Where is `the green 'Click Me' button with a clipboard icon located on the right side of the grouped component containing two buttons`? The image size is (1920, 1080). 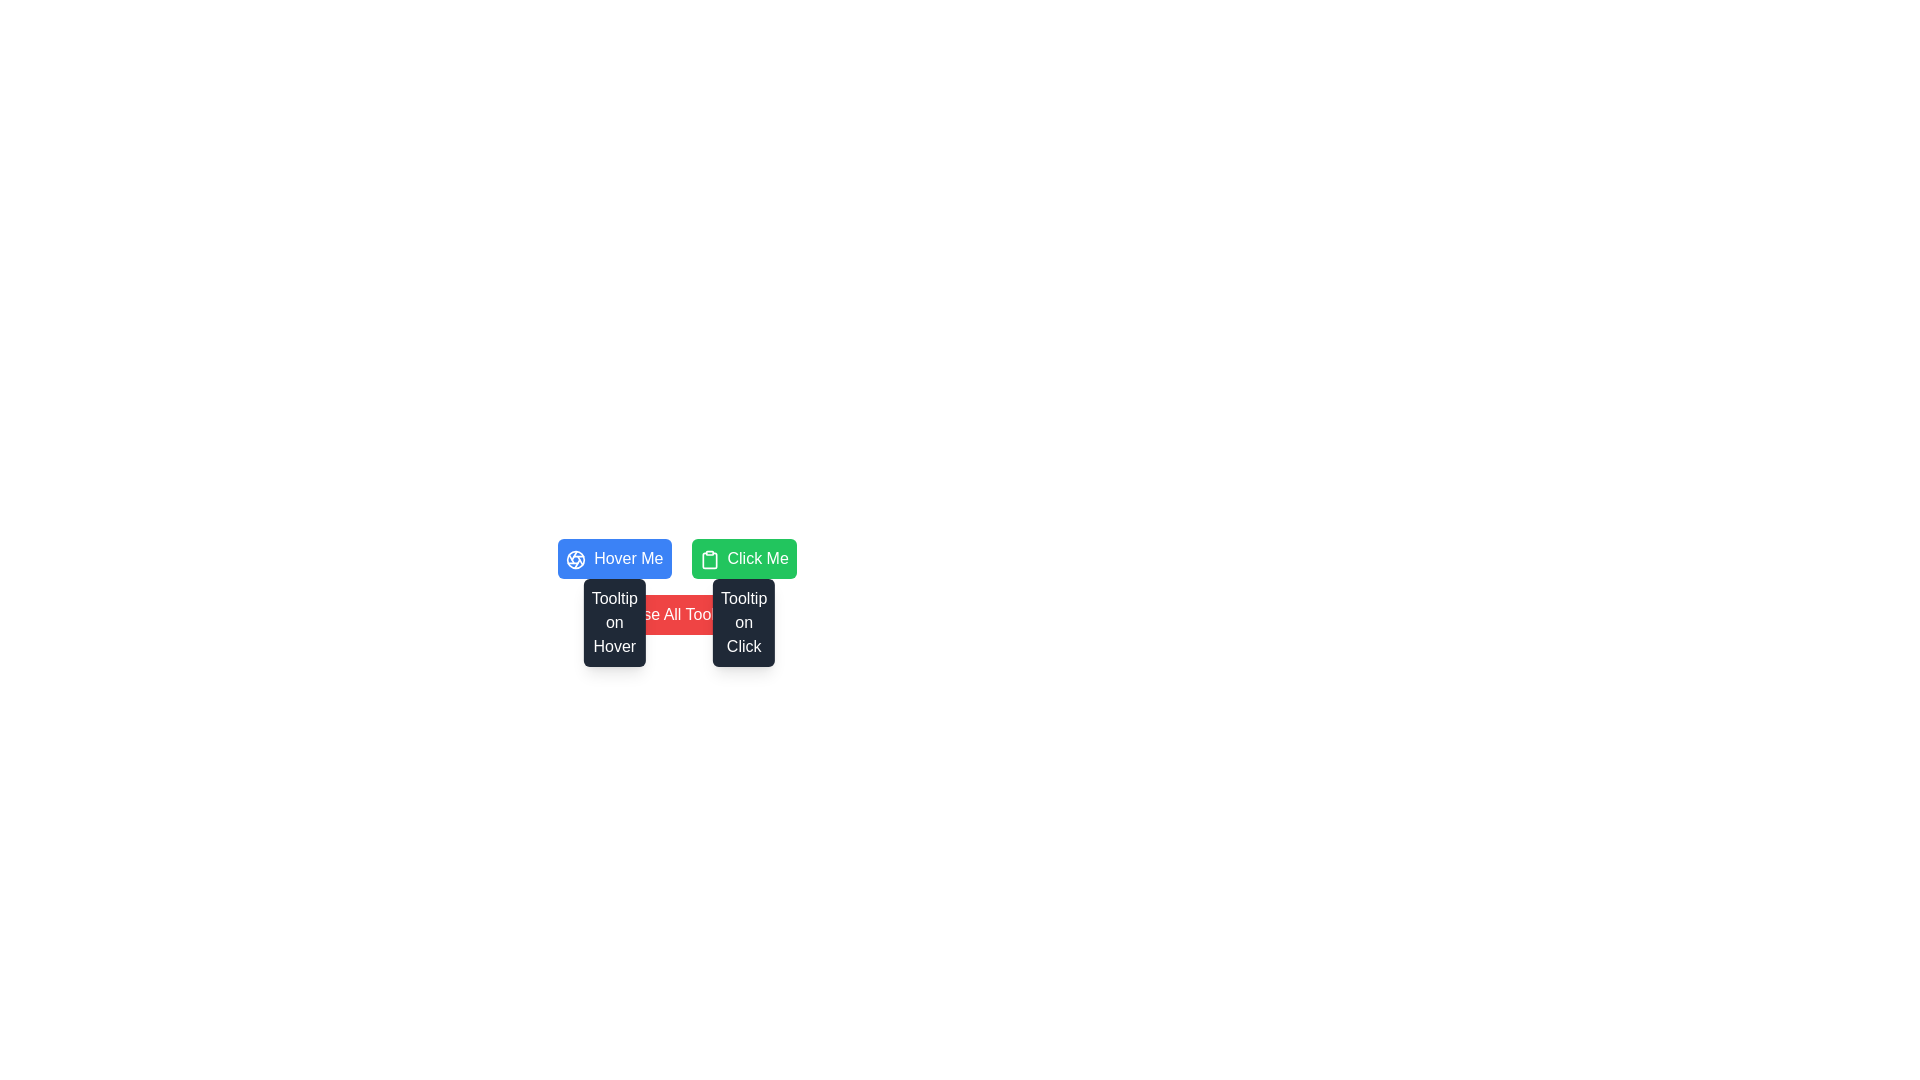 the green 'Click Me' button with a clipboard icon located on the right side of the grouped component containing two buttons is located at coordinates (679, 559).